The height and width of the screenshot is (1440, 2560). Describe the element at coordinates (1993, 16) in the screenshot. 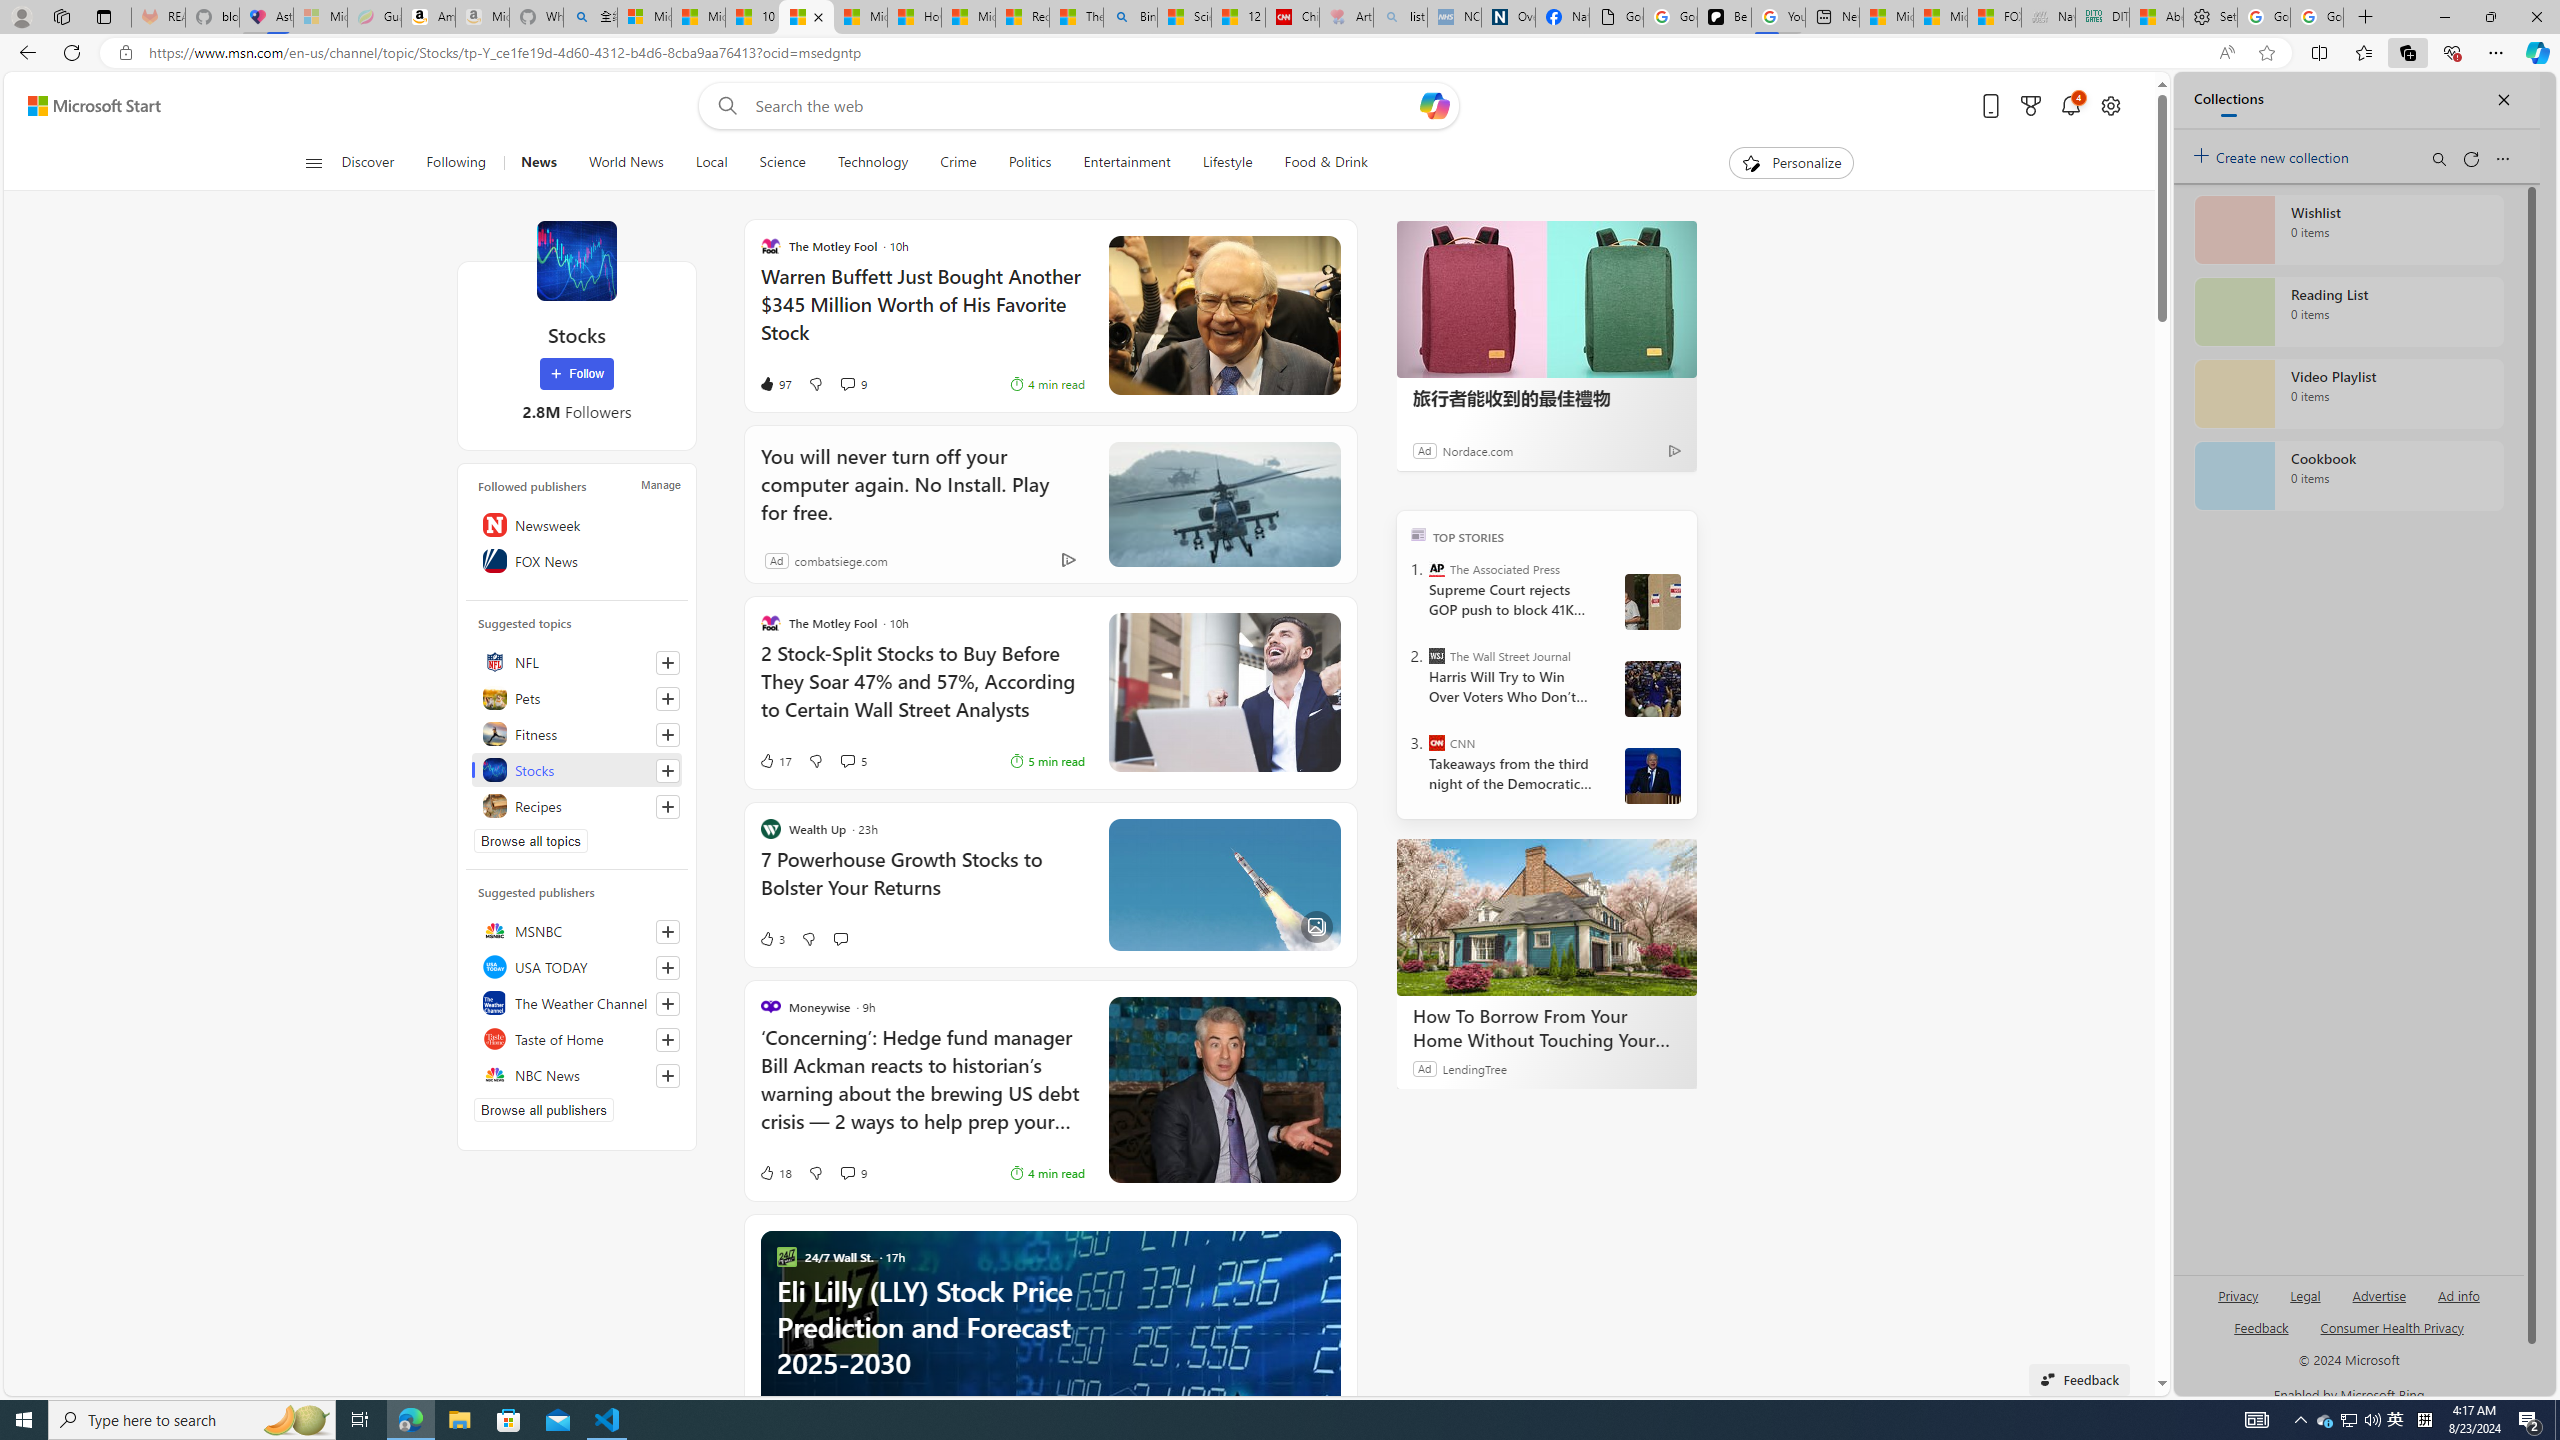

I see `'FOX News - MSN'` at that location.